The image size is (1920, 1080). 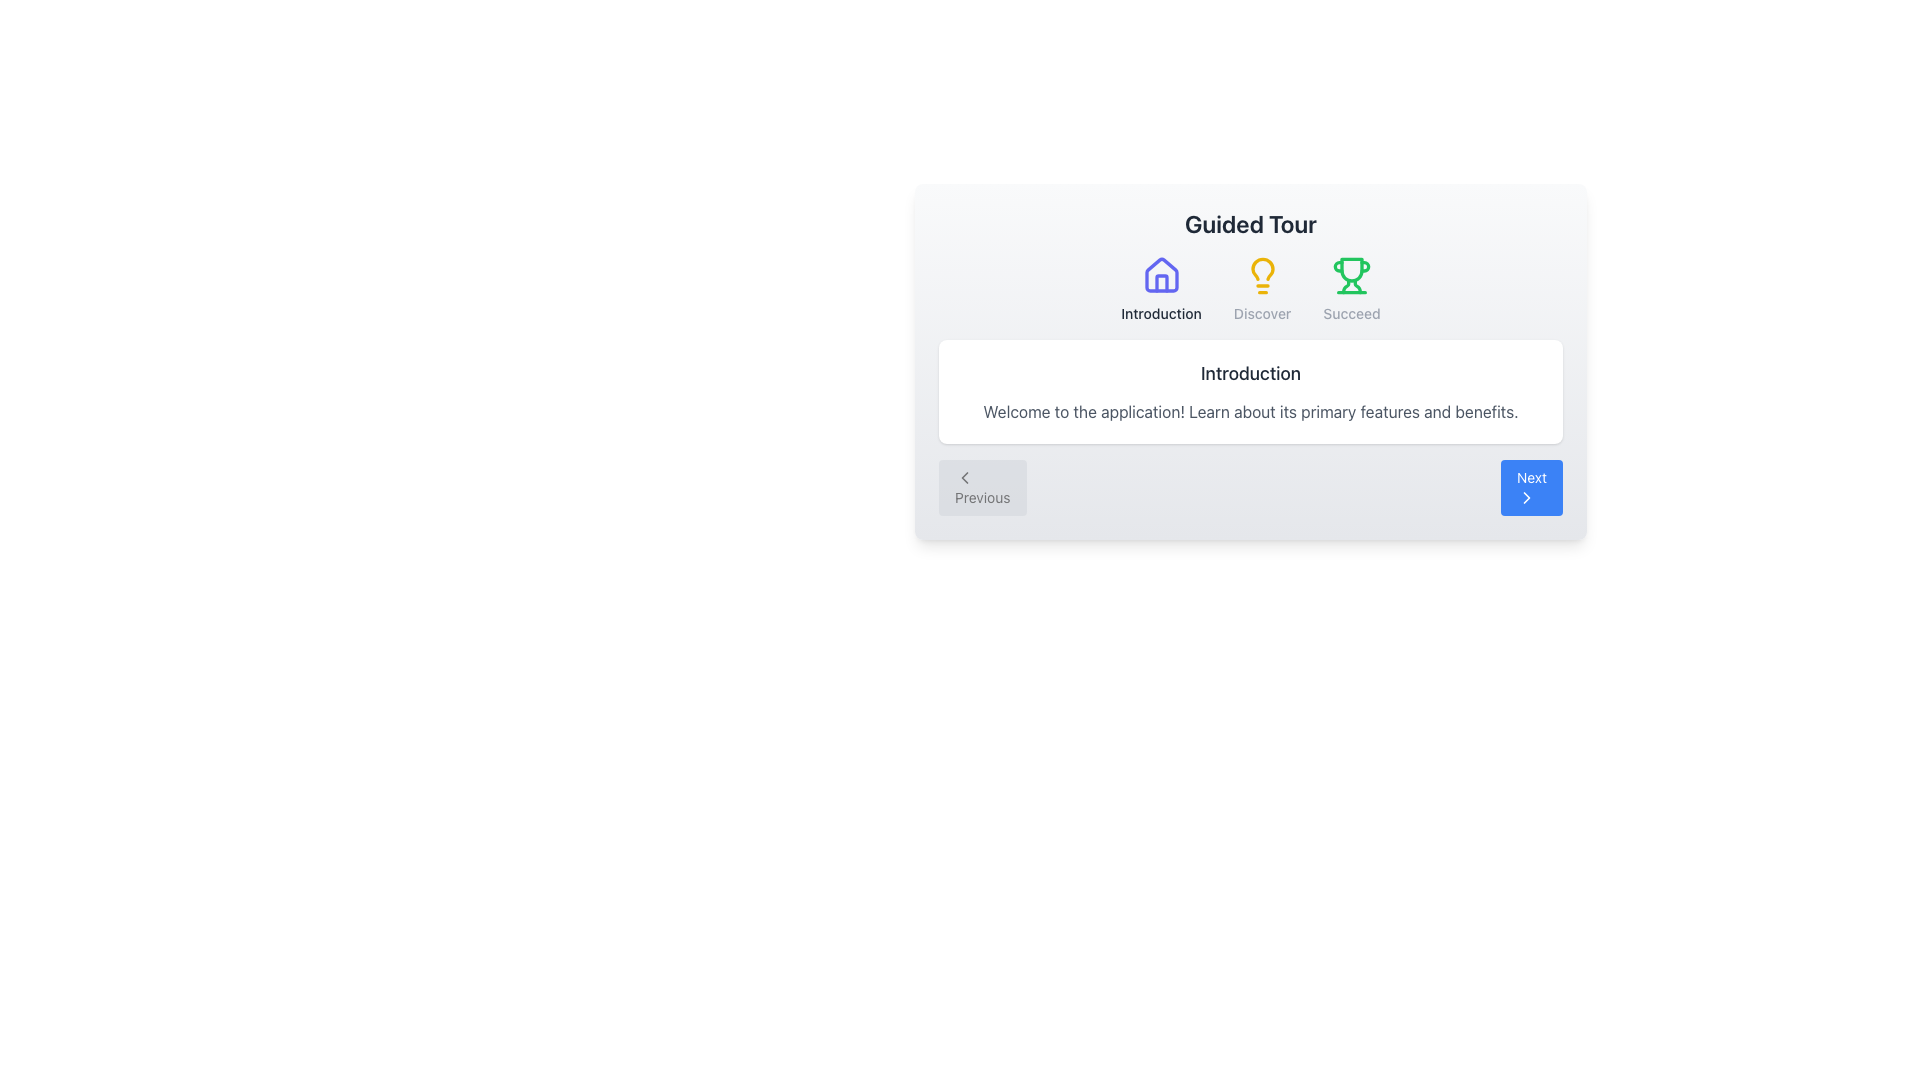 What do you see at coordinates (1525, 496) in the screenshot?
I see `the right-pointing chevron icon inside the 'Next' button` at bounding box center [1525, 496].